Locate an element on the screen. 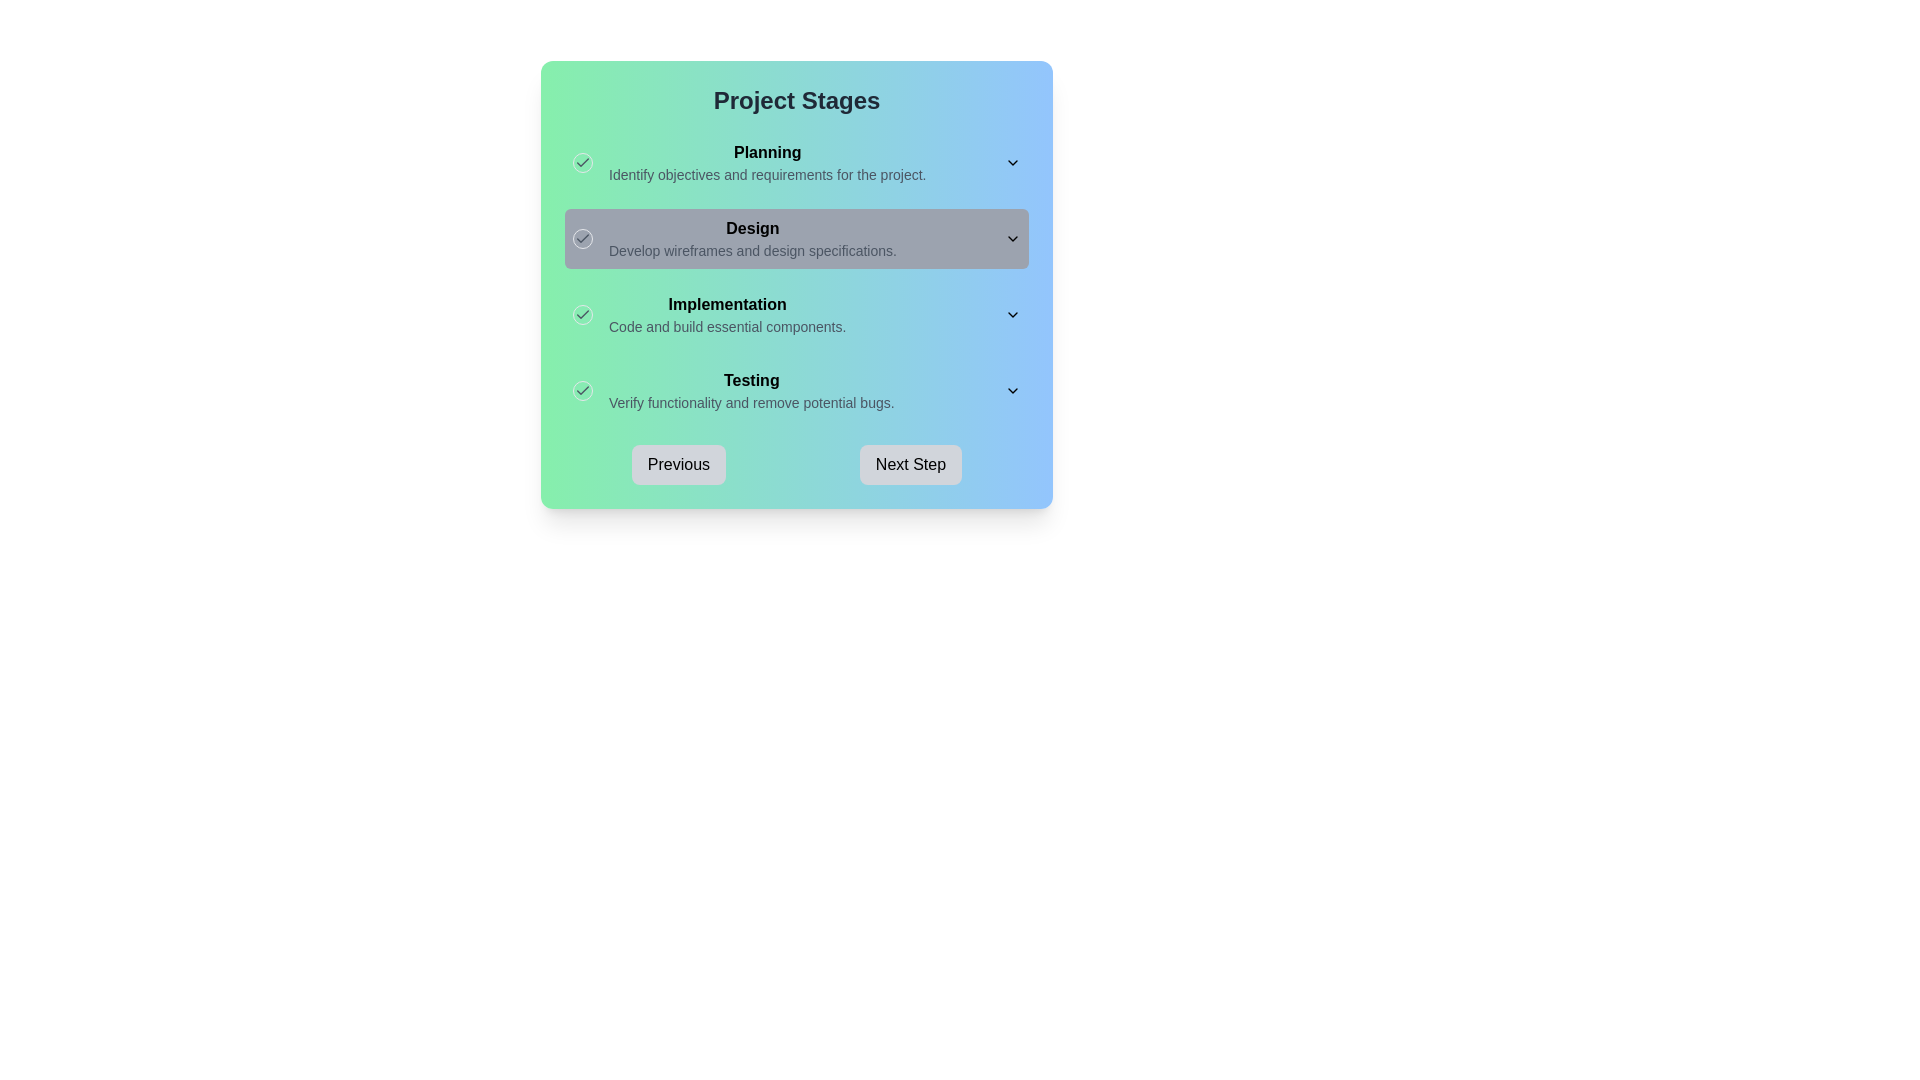 The image size is (1920, 1080). the Checkbox styled icon located is located at coordinates (581, 161).